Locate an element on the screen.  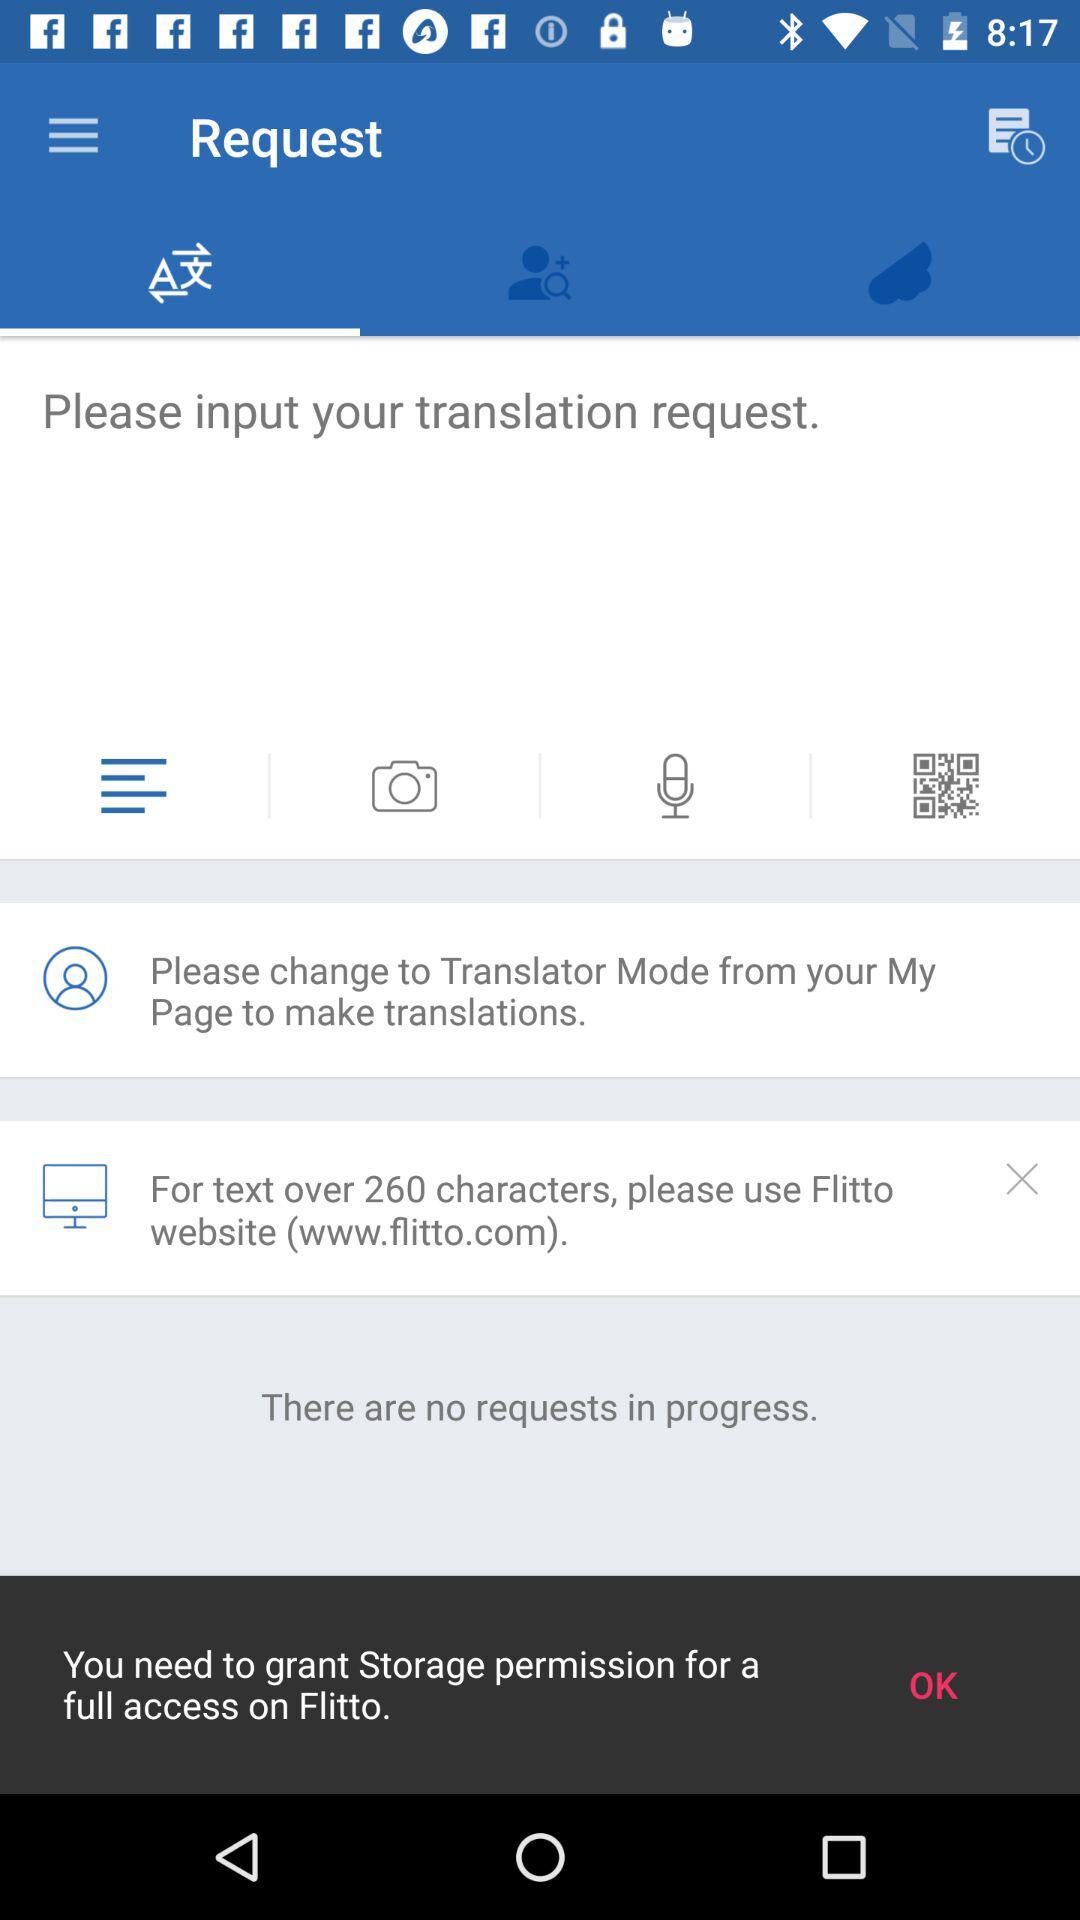
attach photo is located at coordinates (404, 785).